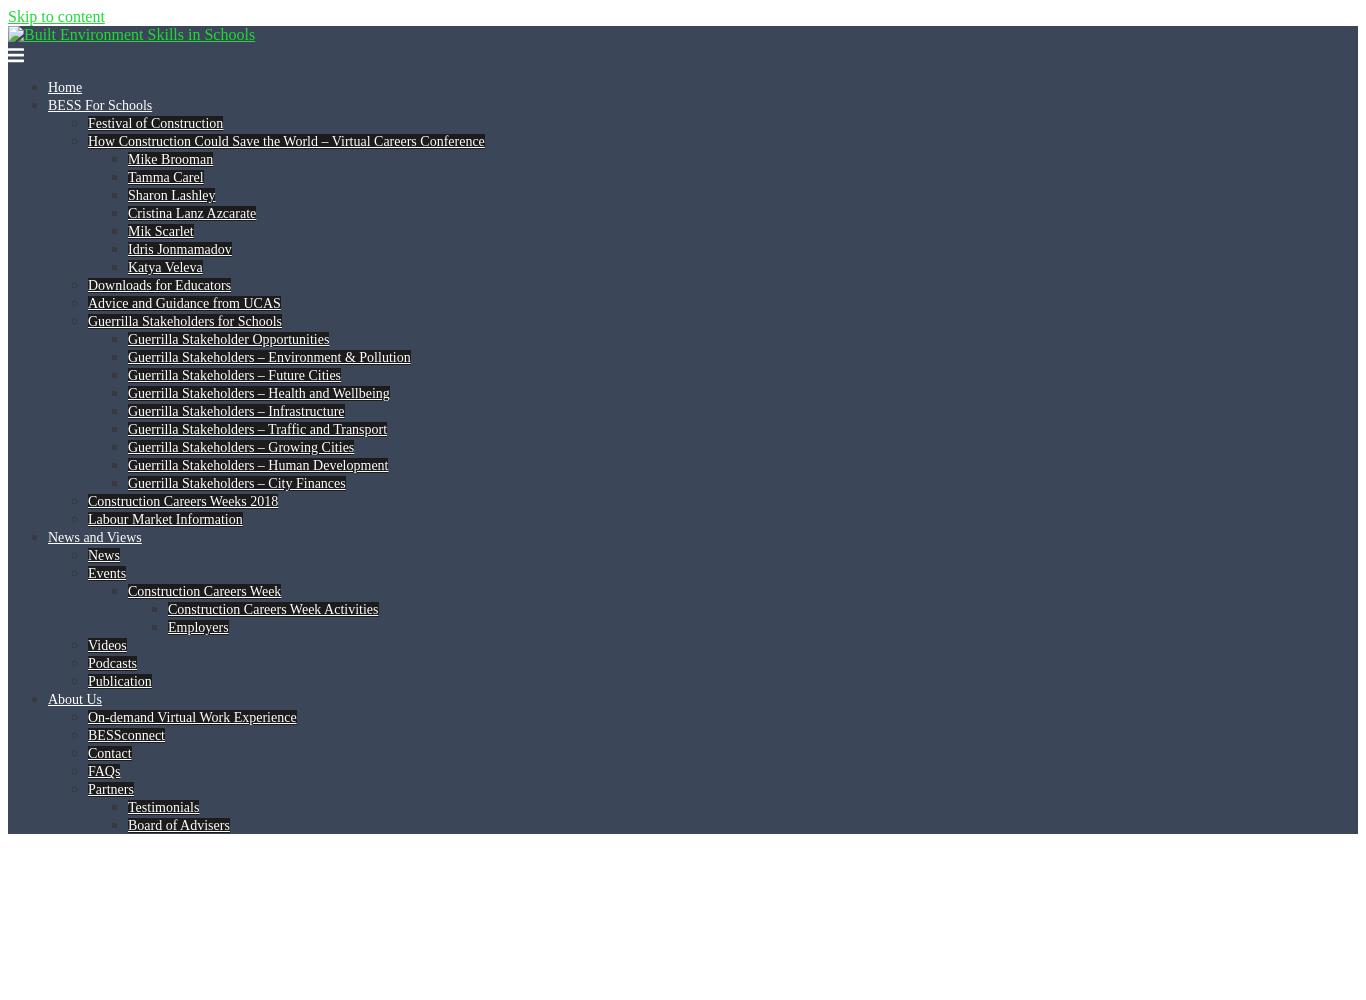 This screenshot has width=1366, height=1000. Describe the element at coordinates (183, 320) in the screenshot. I see `'Guerrilla Stakeholders for Schools'` at that location.